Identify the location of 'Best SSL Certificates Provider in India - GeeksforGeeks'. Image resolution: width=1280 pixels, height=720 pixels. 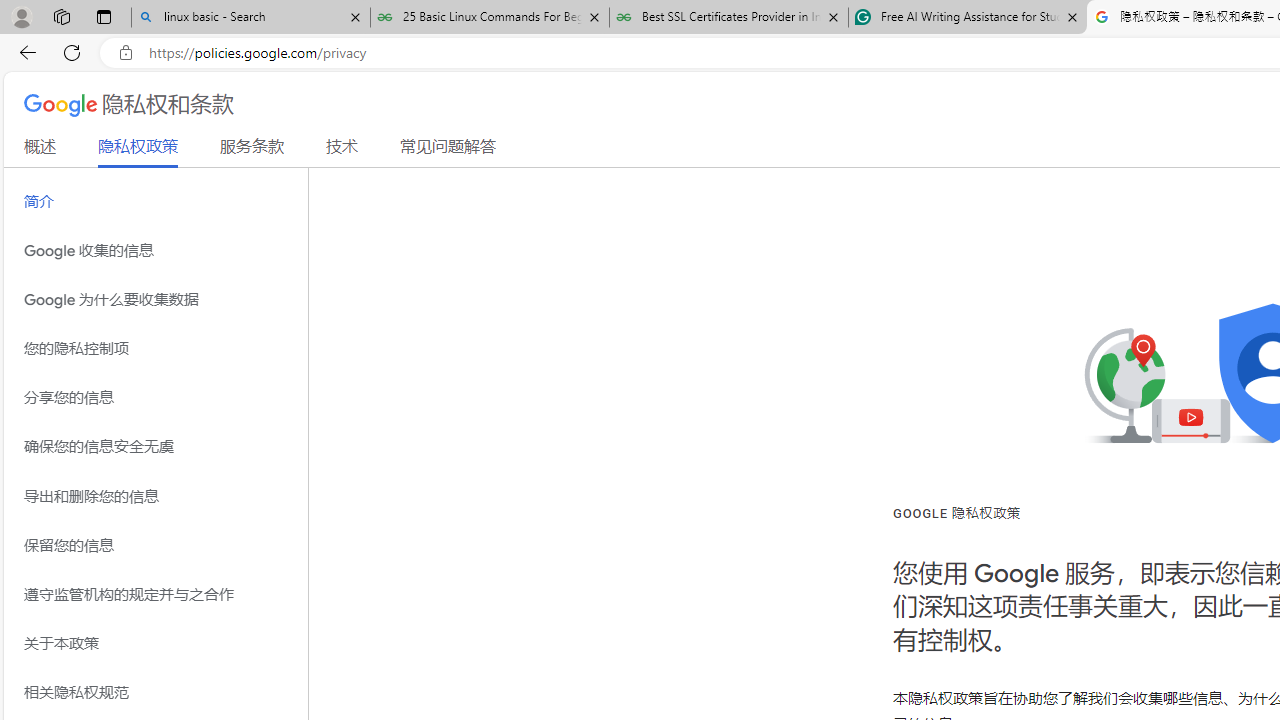
(728, 17).